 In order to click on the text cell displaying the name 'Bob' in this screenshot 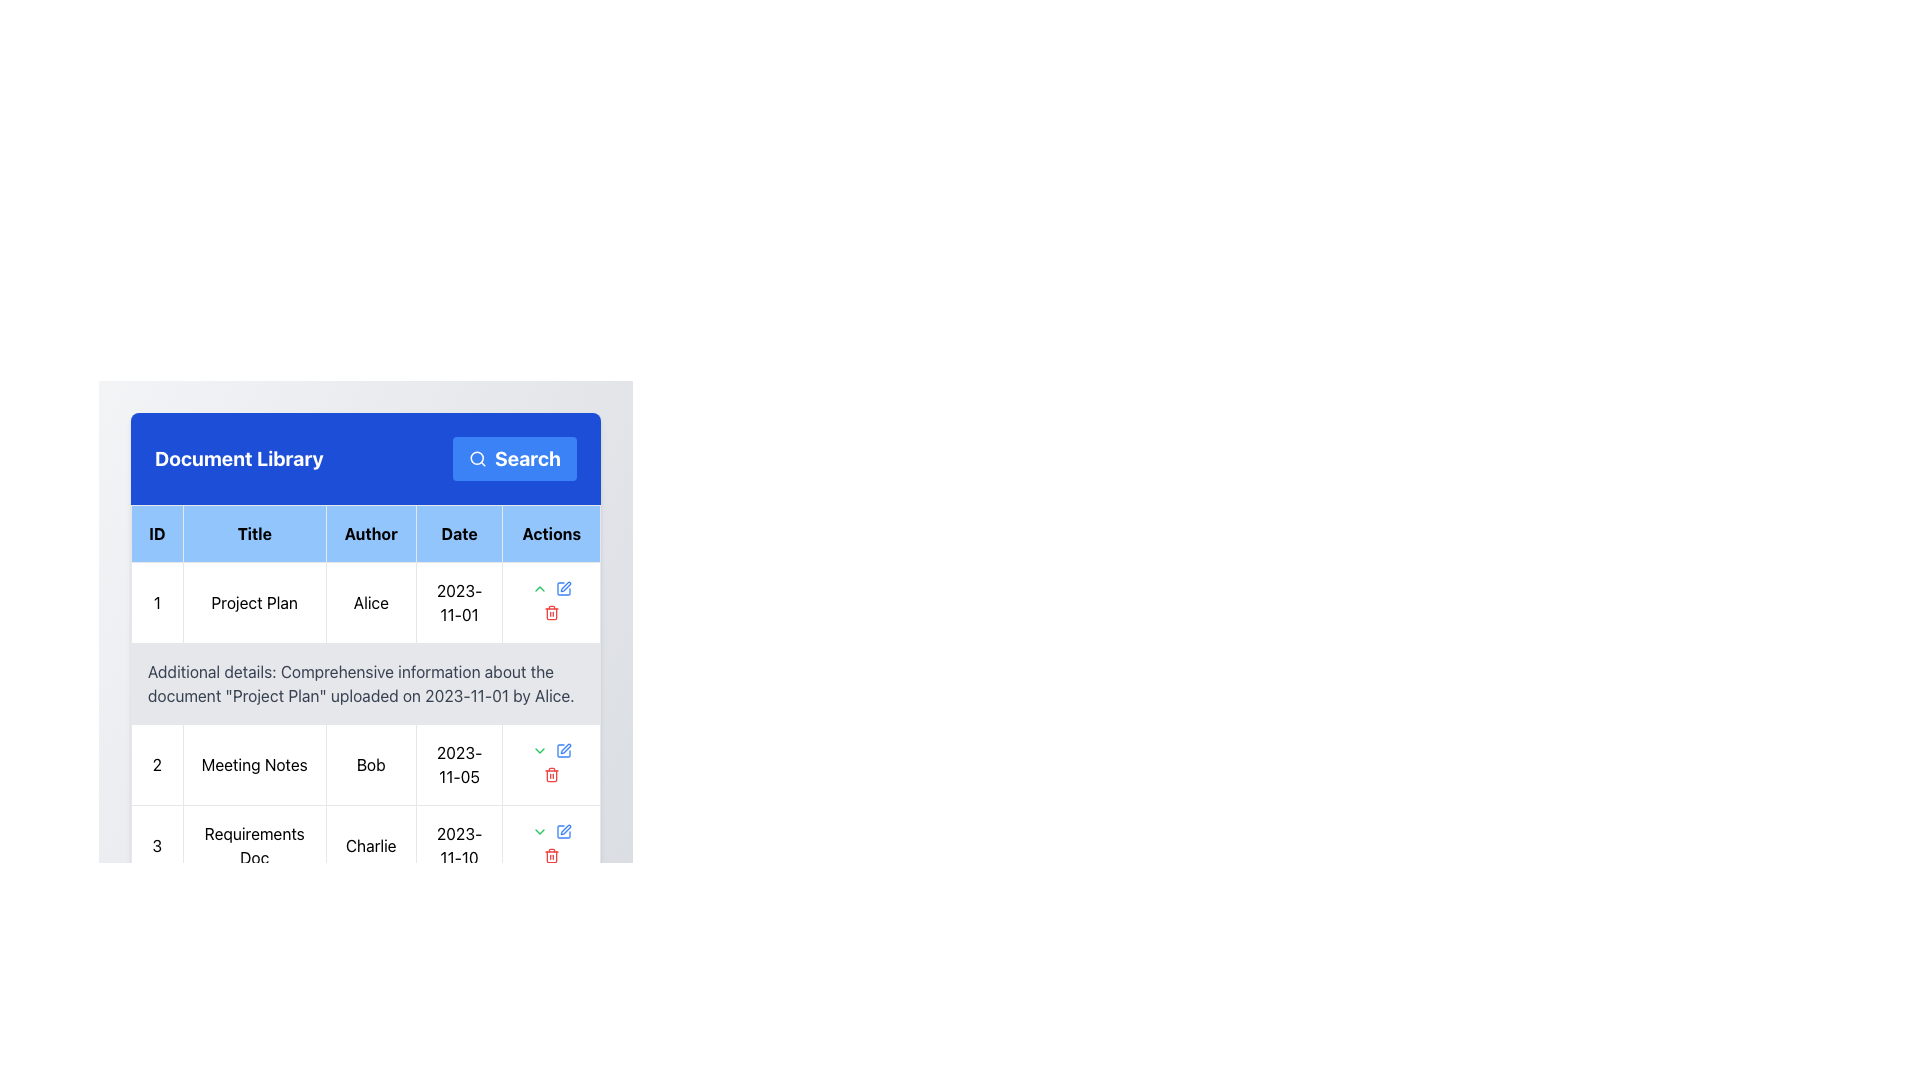, I will do `click(365, 764)`.